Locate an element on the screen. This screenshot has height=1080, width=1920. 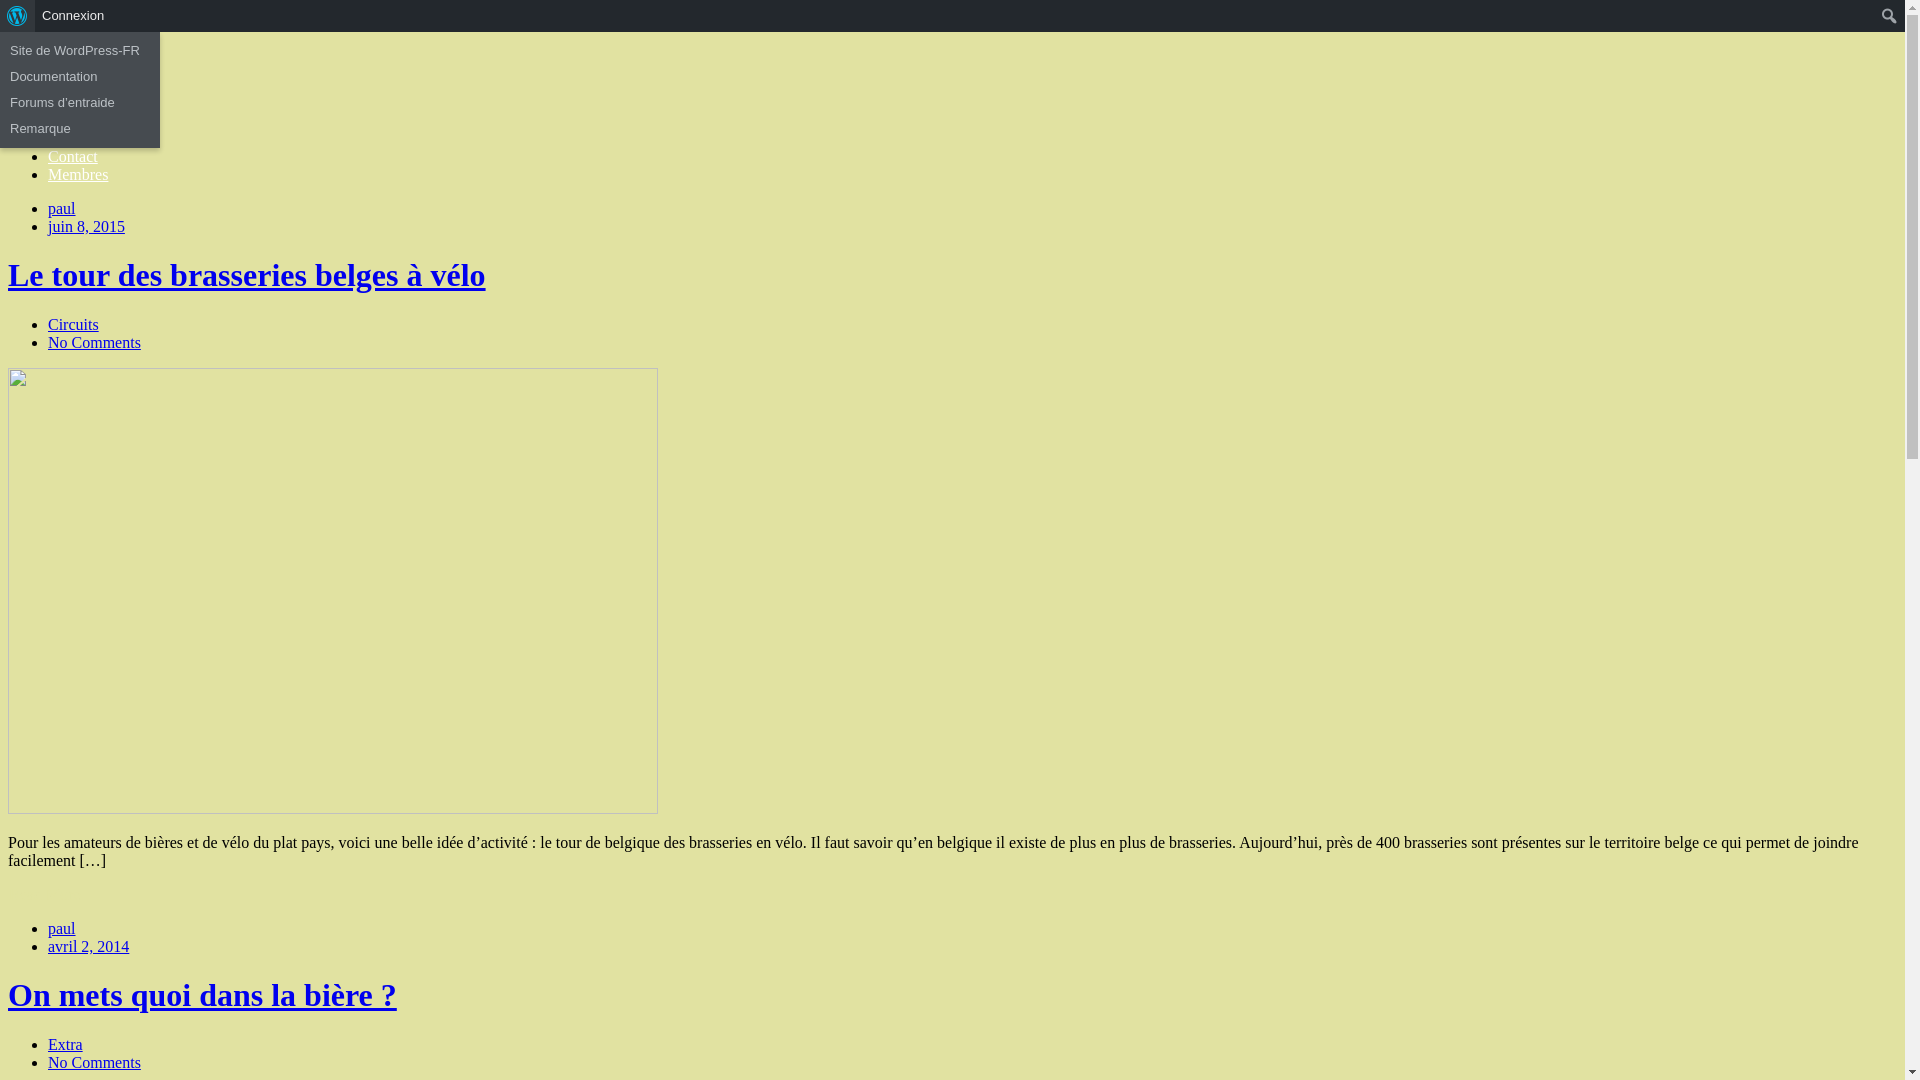
'Site de WordPress-FR' is located at coordinates (80, 49).